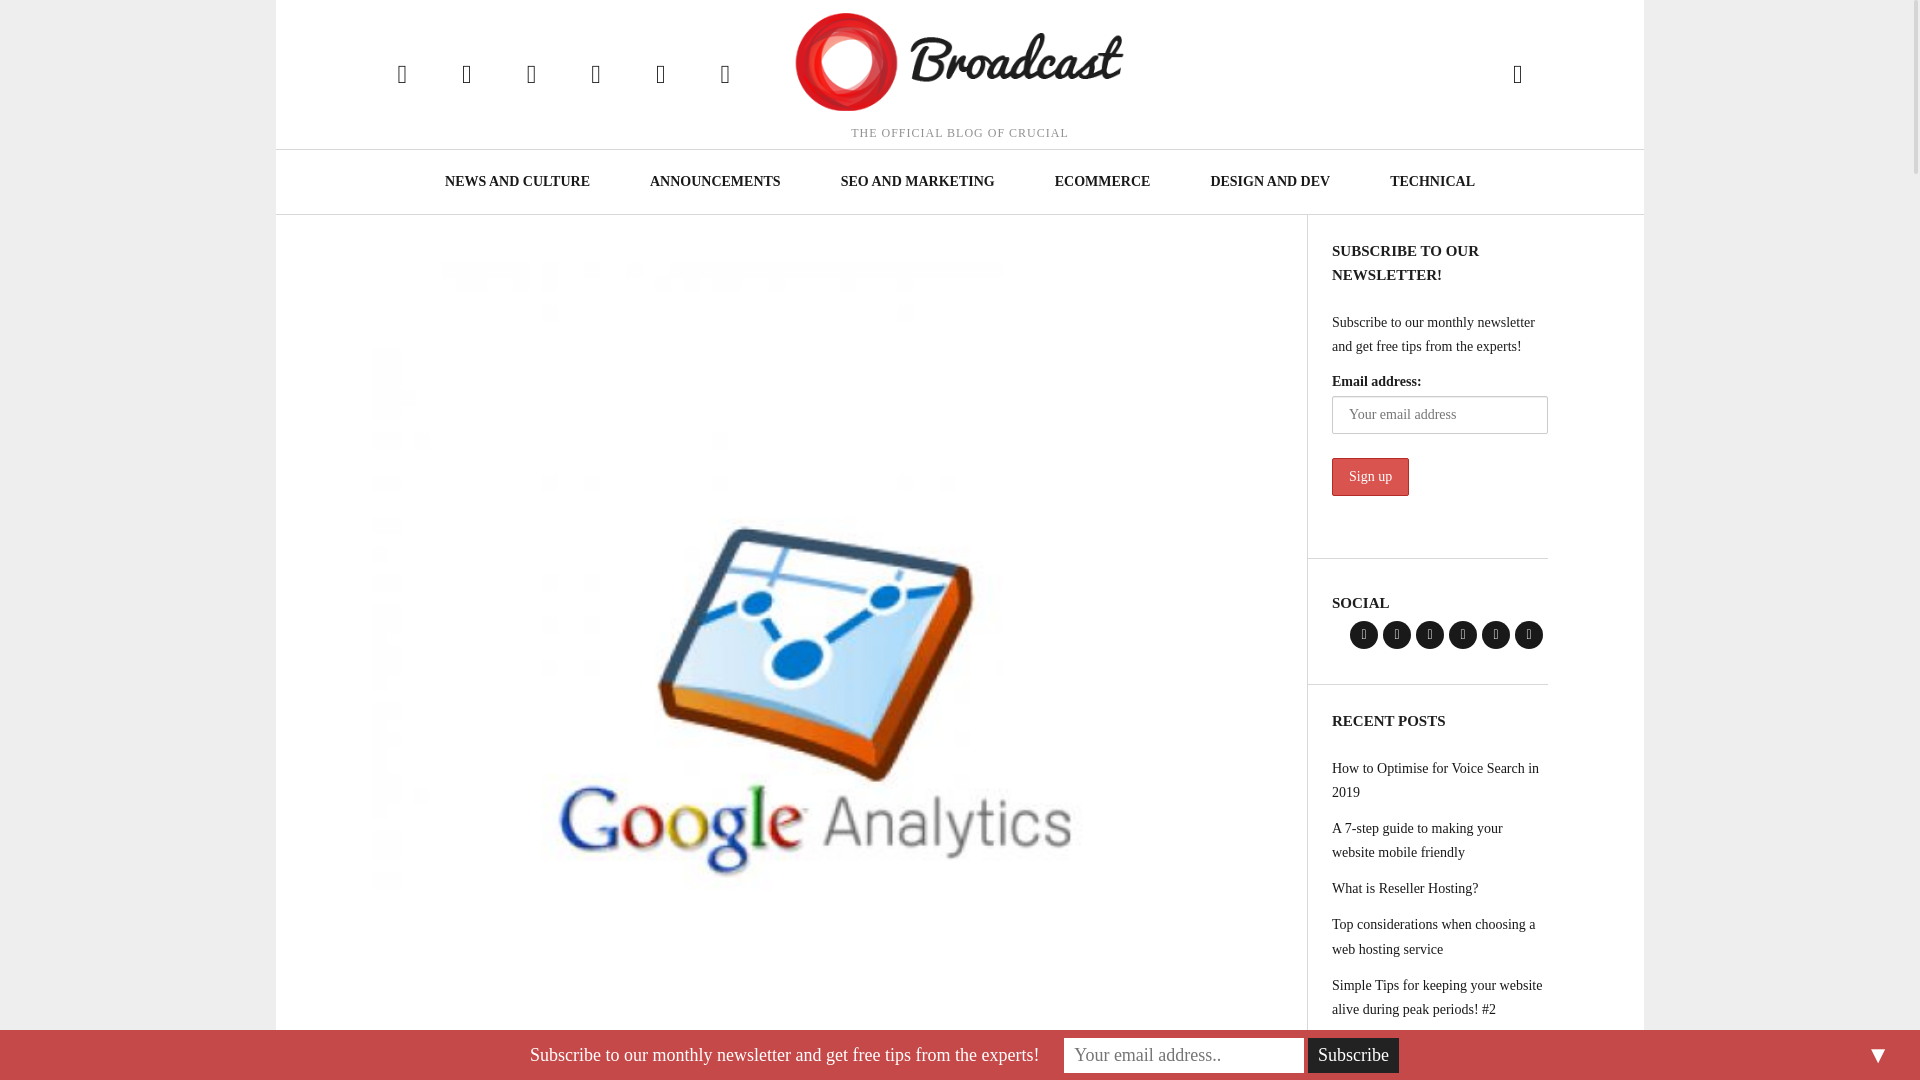  I want to click on 'What is Reseller Hosting?', so click(1440, 887).